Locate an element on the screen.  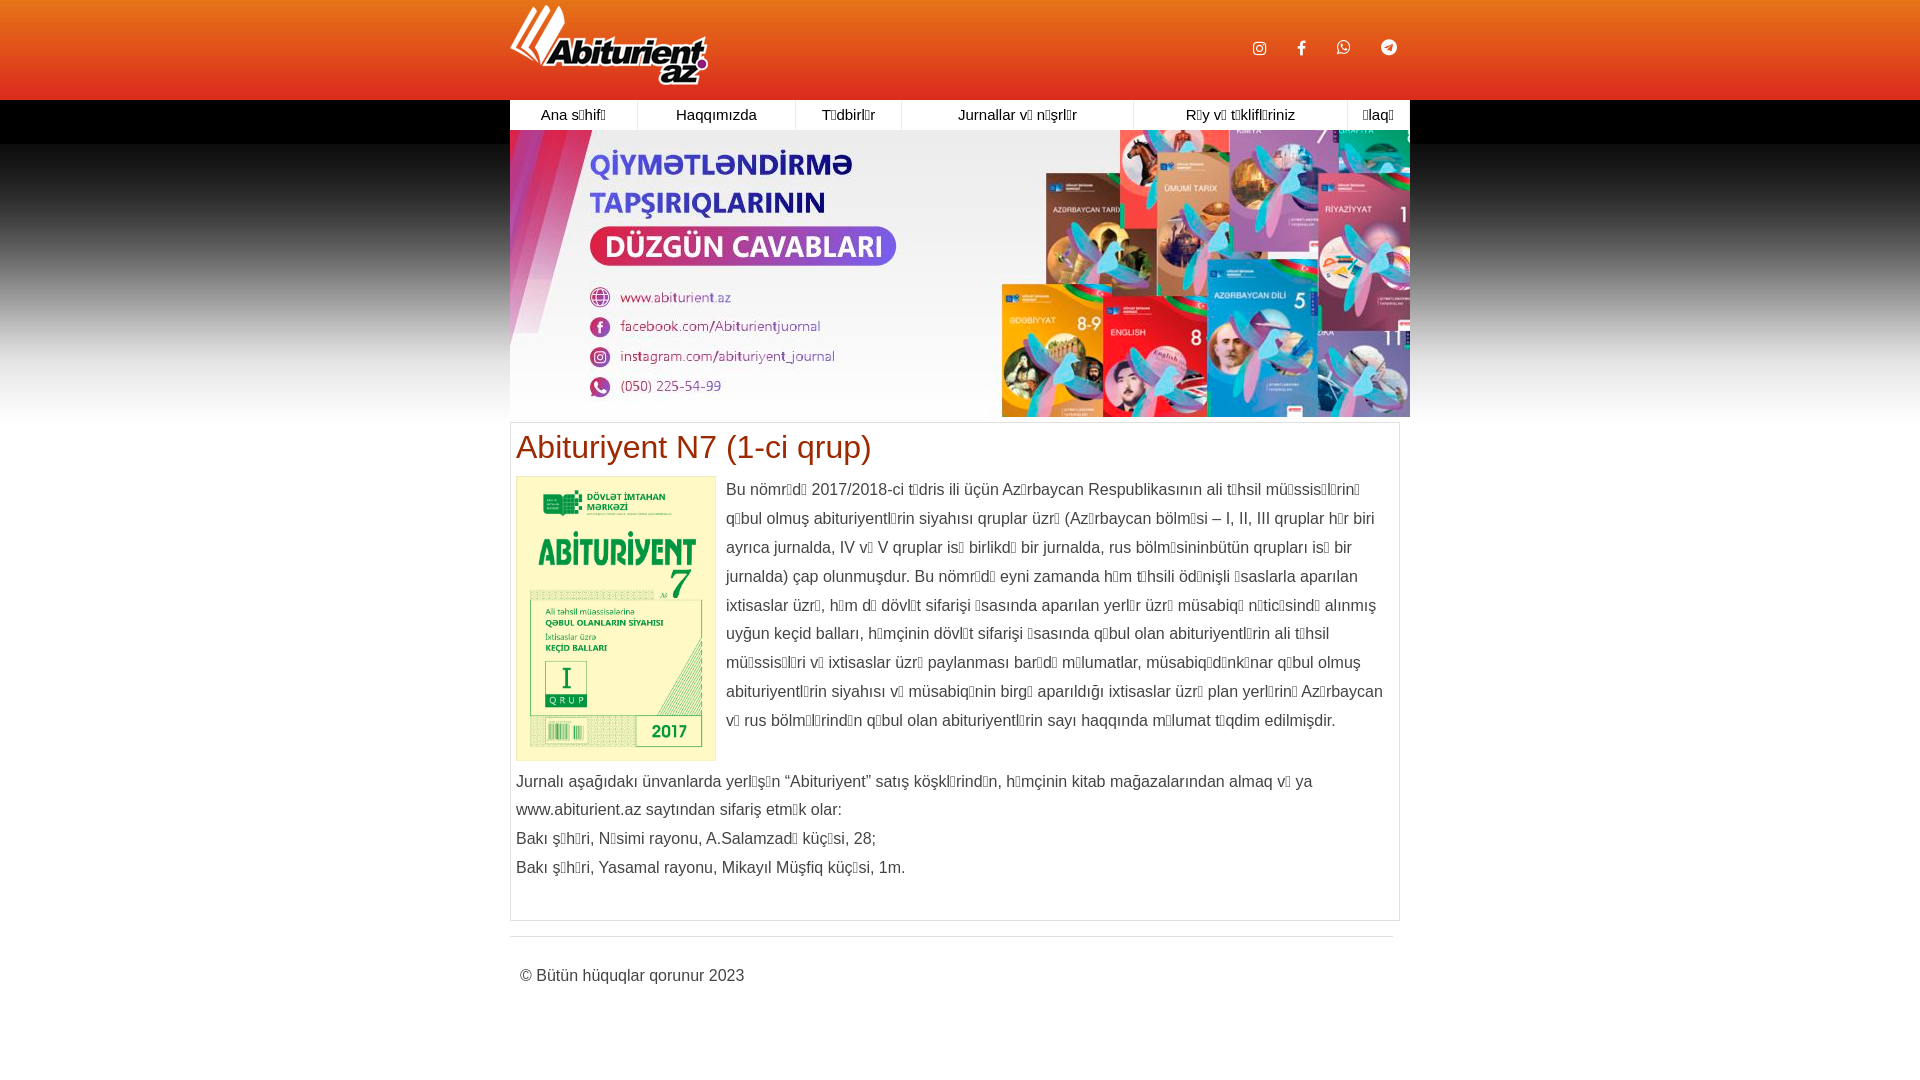
'Watsapp' is located at coordinates (1344, 34).